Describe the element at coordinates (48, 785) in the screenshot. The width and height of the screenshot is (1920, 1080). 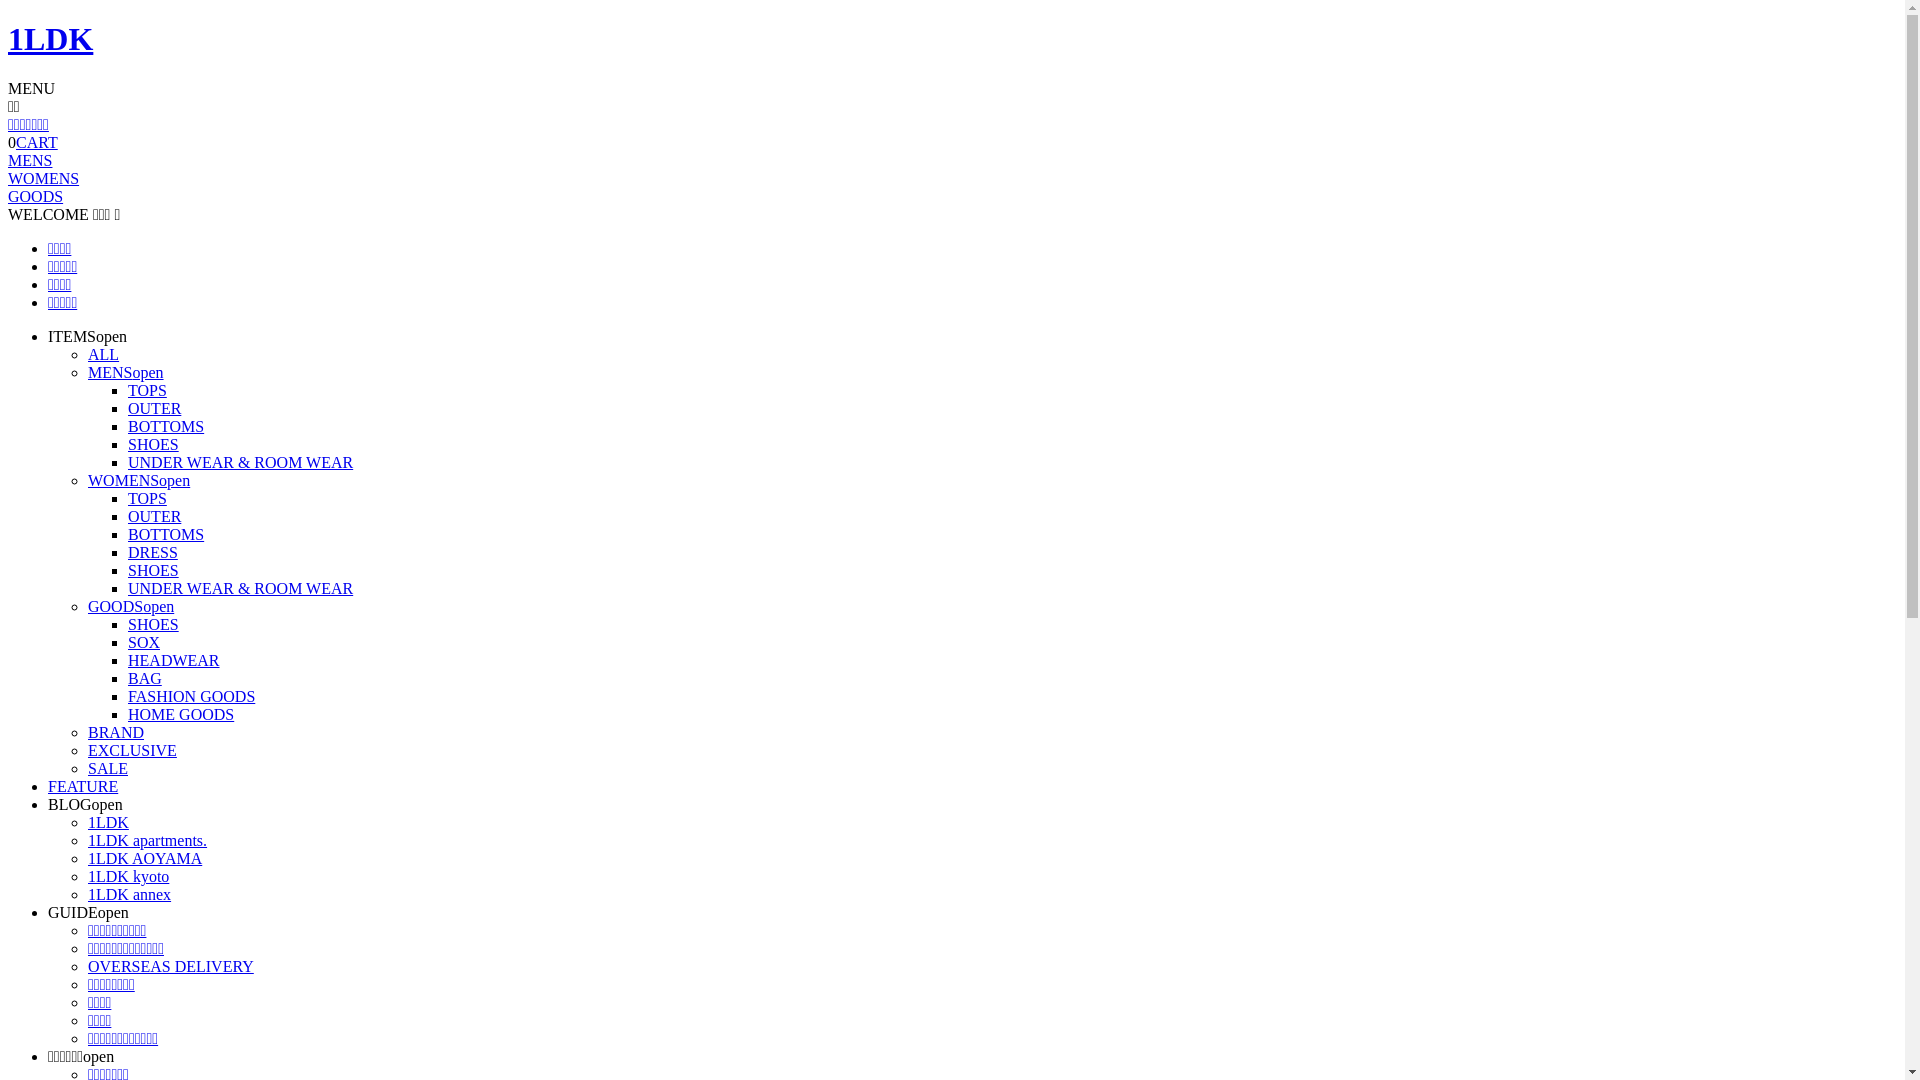
I see `'FEATURE'` at that location.